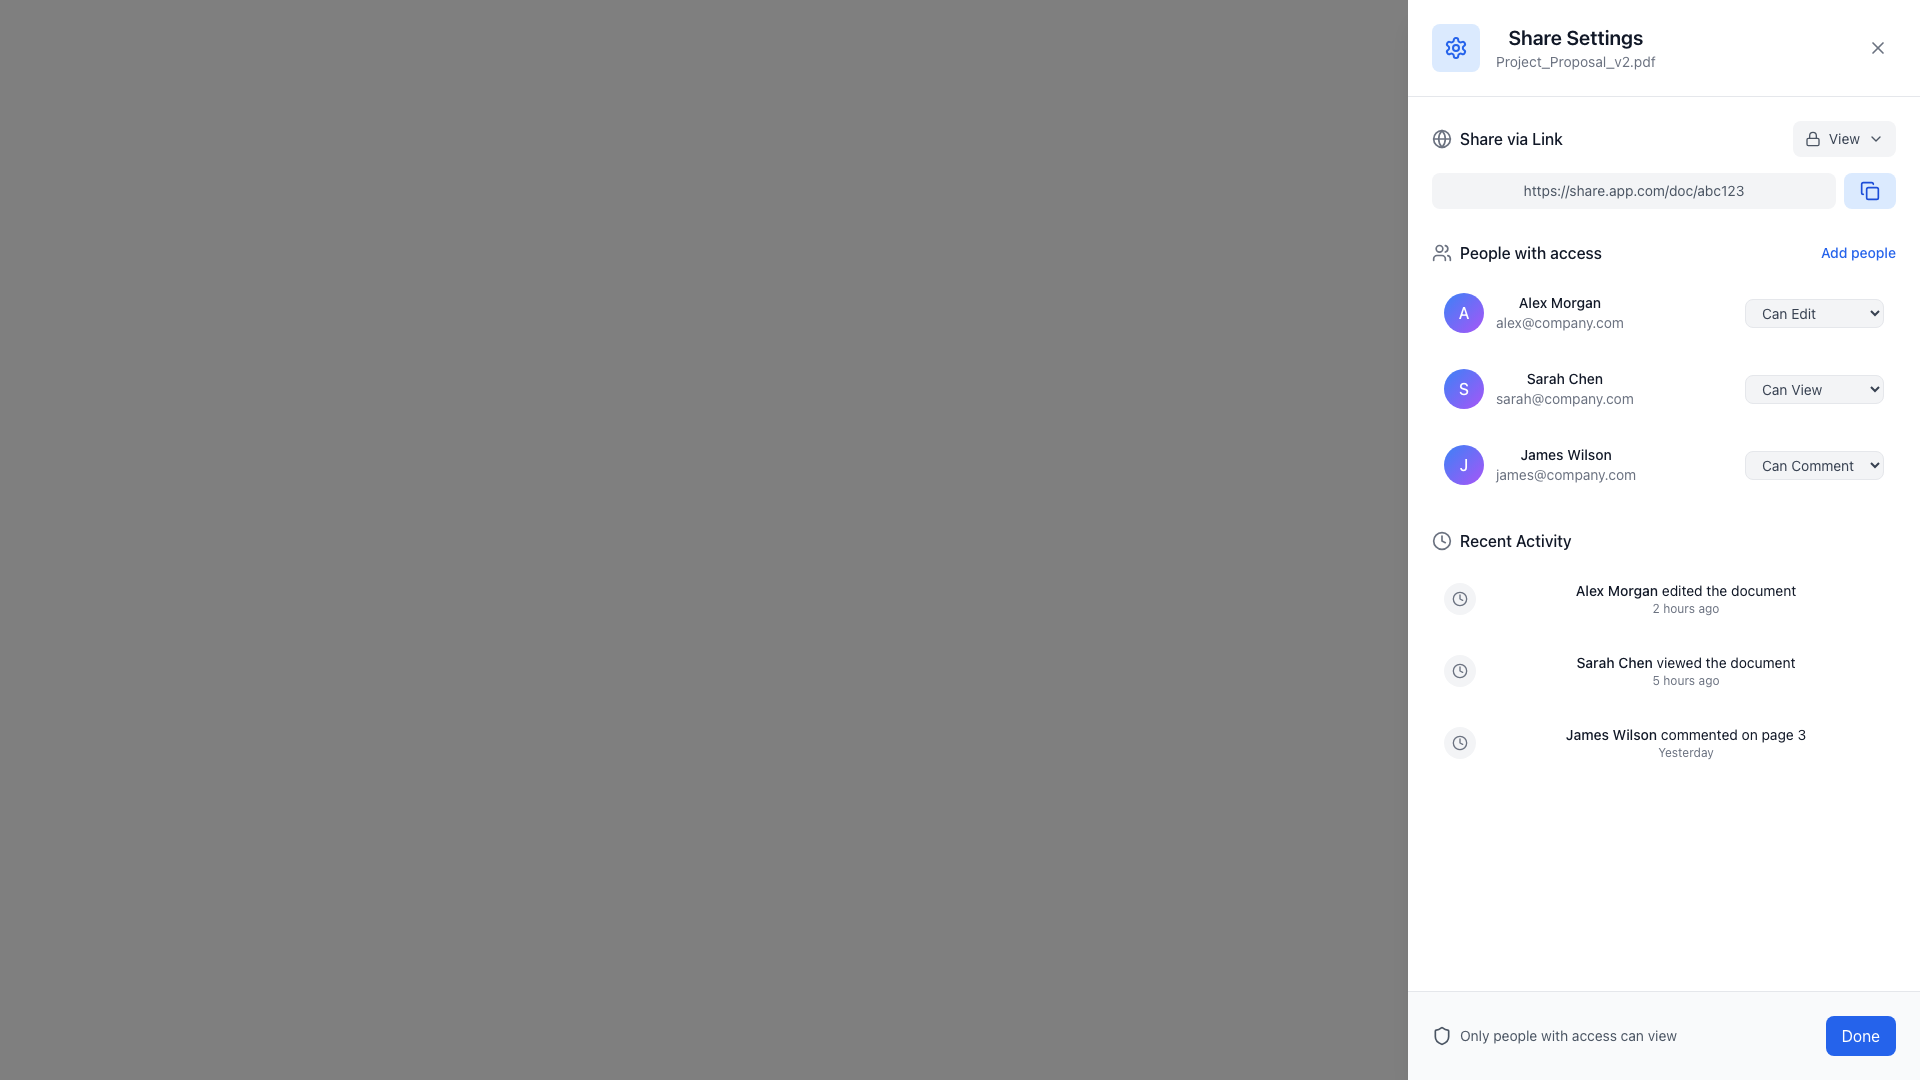 This screenshot has height=1080, width=1920. Describe the element at coordinates (1617, 589) in the screenshot. I see `the text label 'Alex Morgan' in the recent activity log` at that location.